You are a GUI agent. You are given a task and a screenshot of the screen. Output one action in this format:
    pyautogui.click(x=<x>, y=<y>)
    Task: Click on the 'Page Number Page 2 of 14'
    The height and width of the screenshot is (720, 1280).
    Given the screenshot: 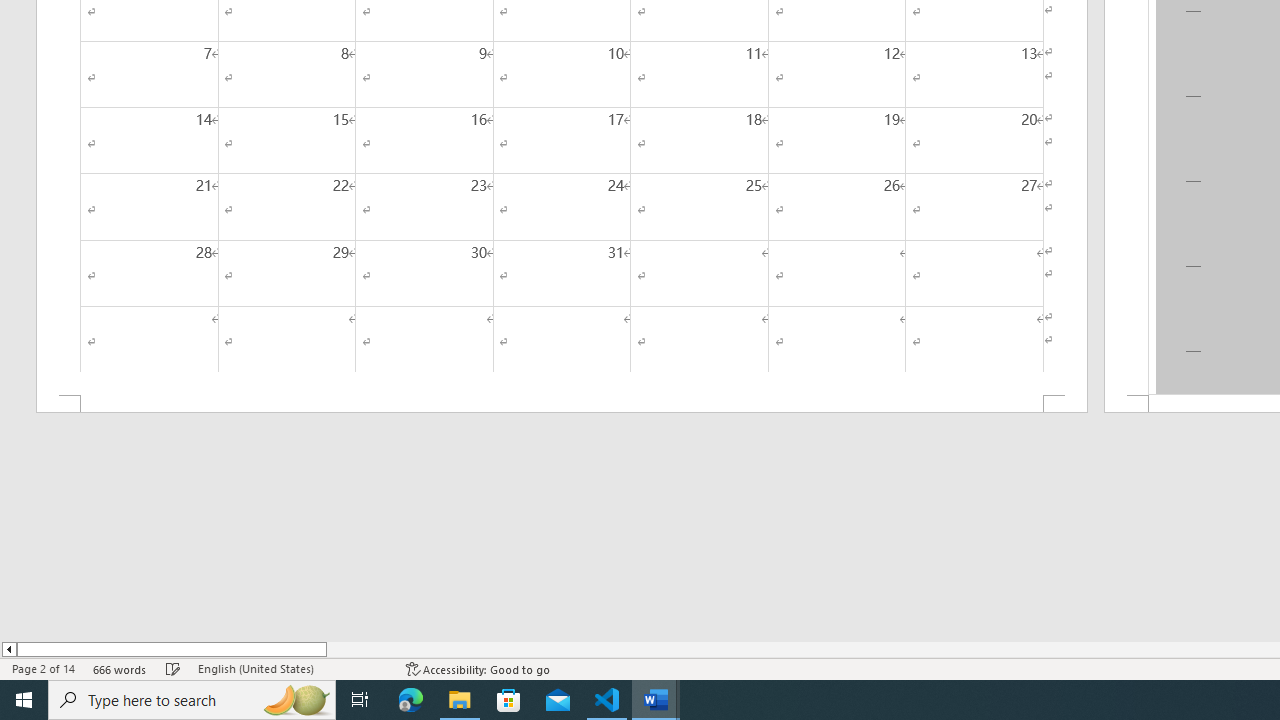 What is the action you would take?
    pyautogui.click(x=43, y=669)
    